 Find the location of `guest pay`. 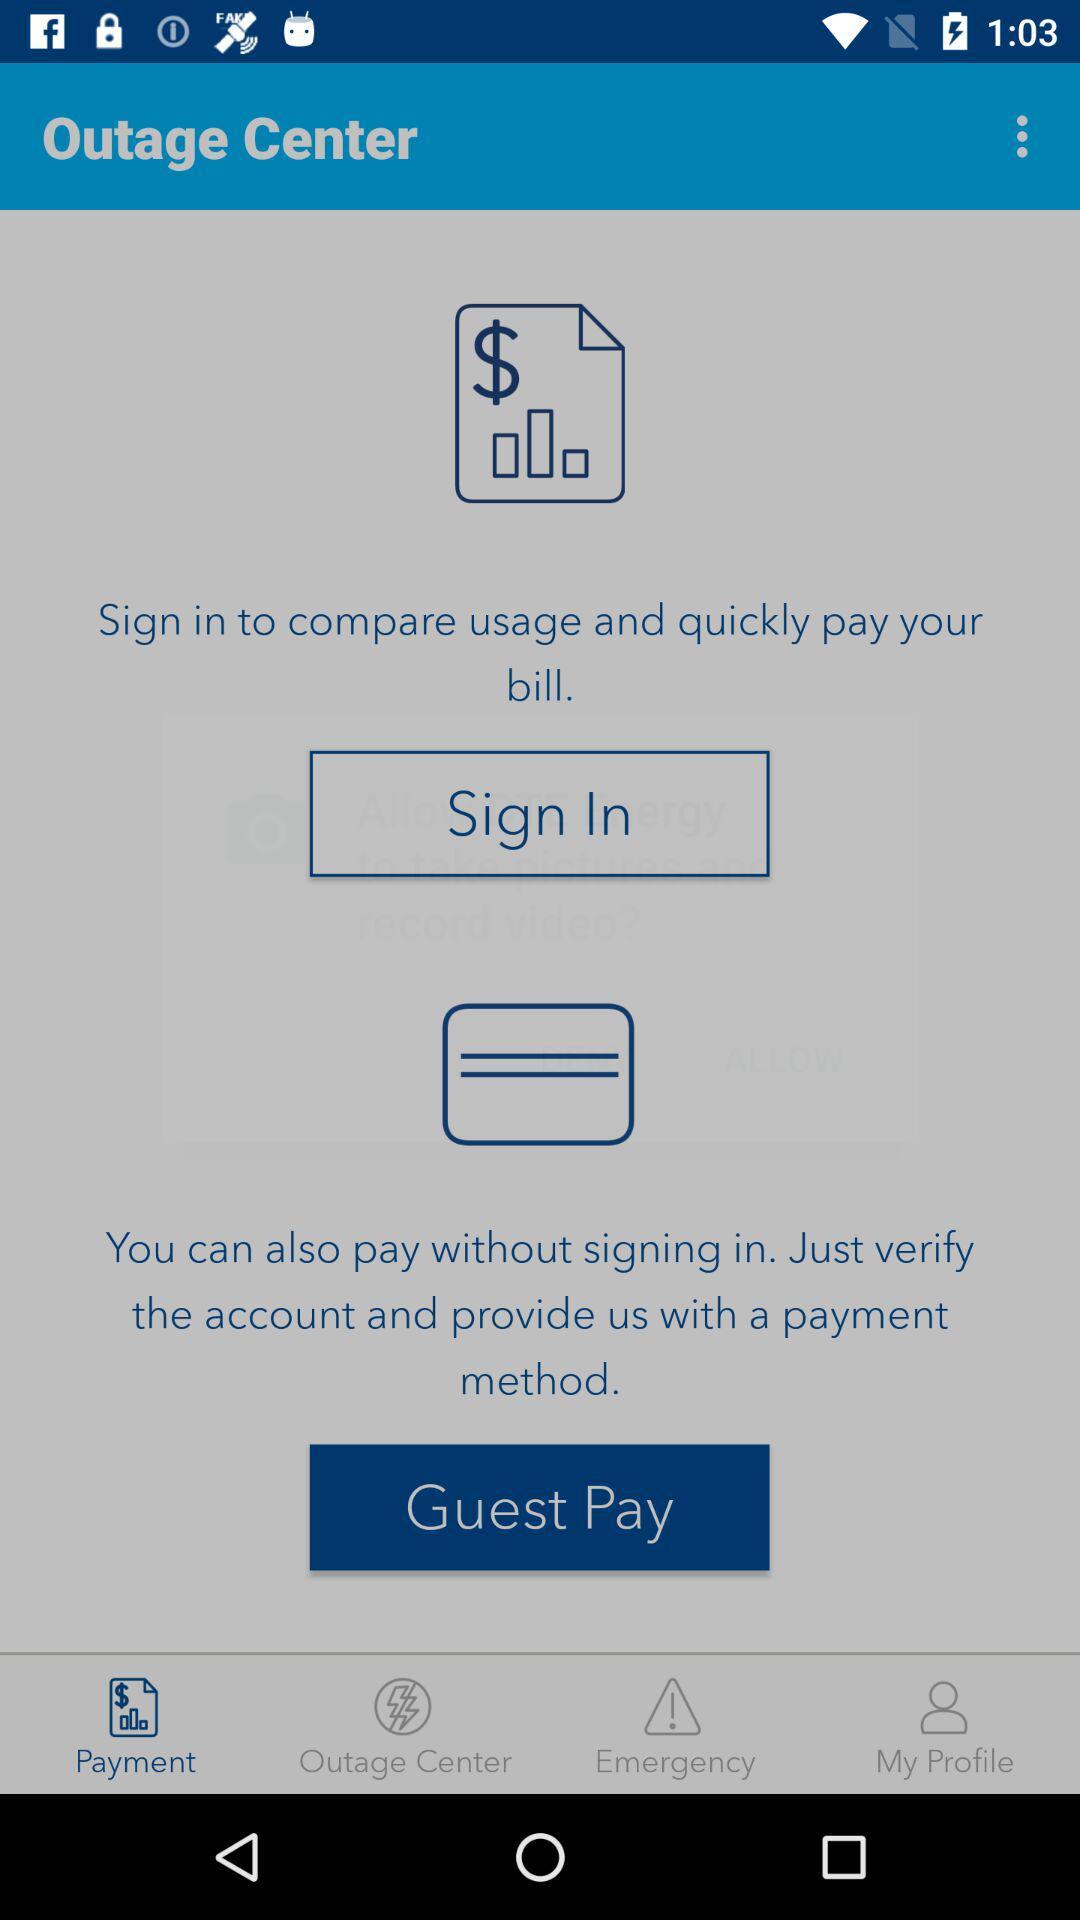

guest pay is located at coordinates (538, 1507).